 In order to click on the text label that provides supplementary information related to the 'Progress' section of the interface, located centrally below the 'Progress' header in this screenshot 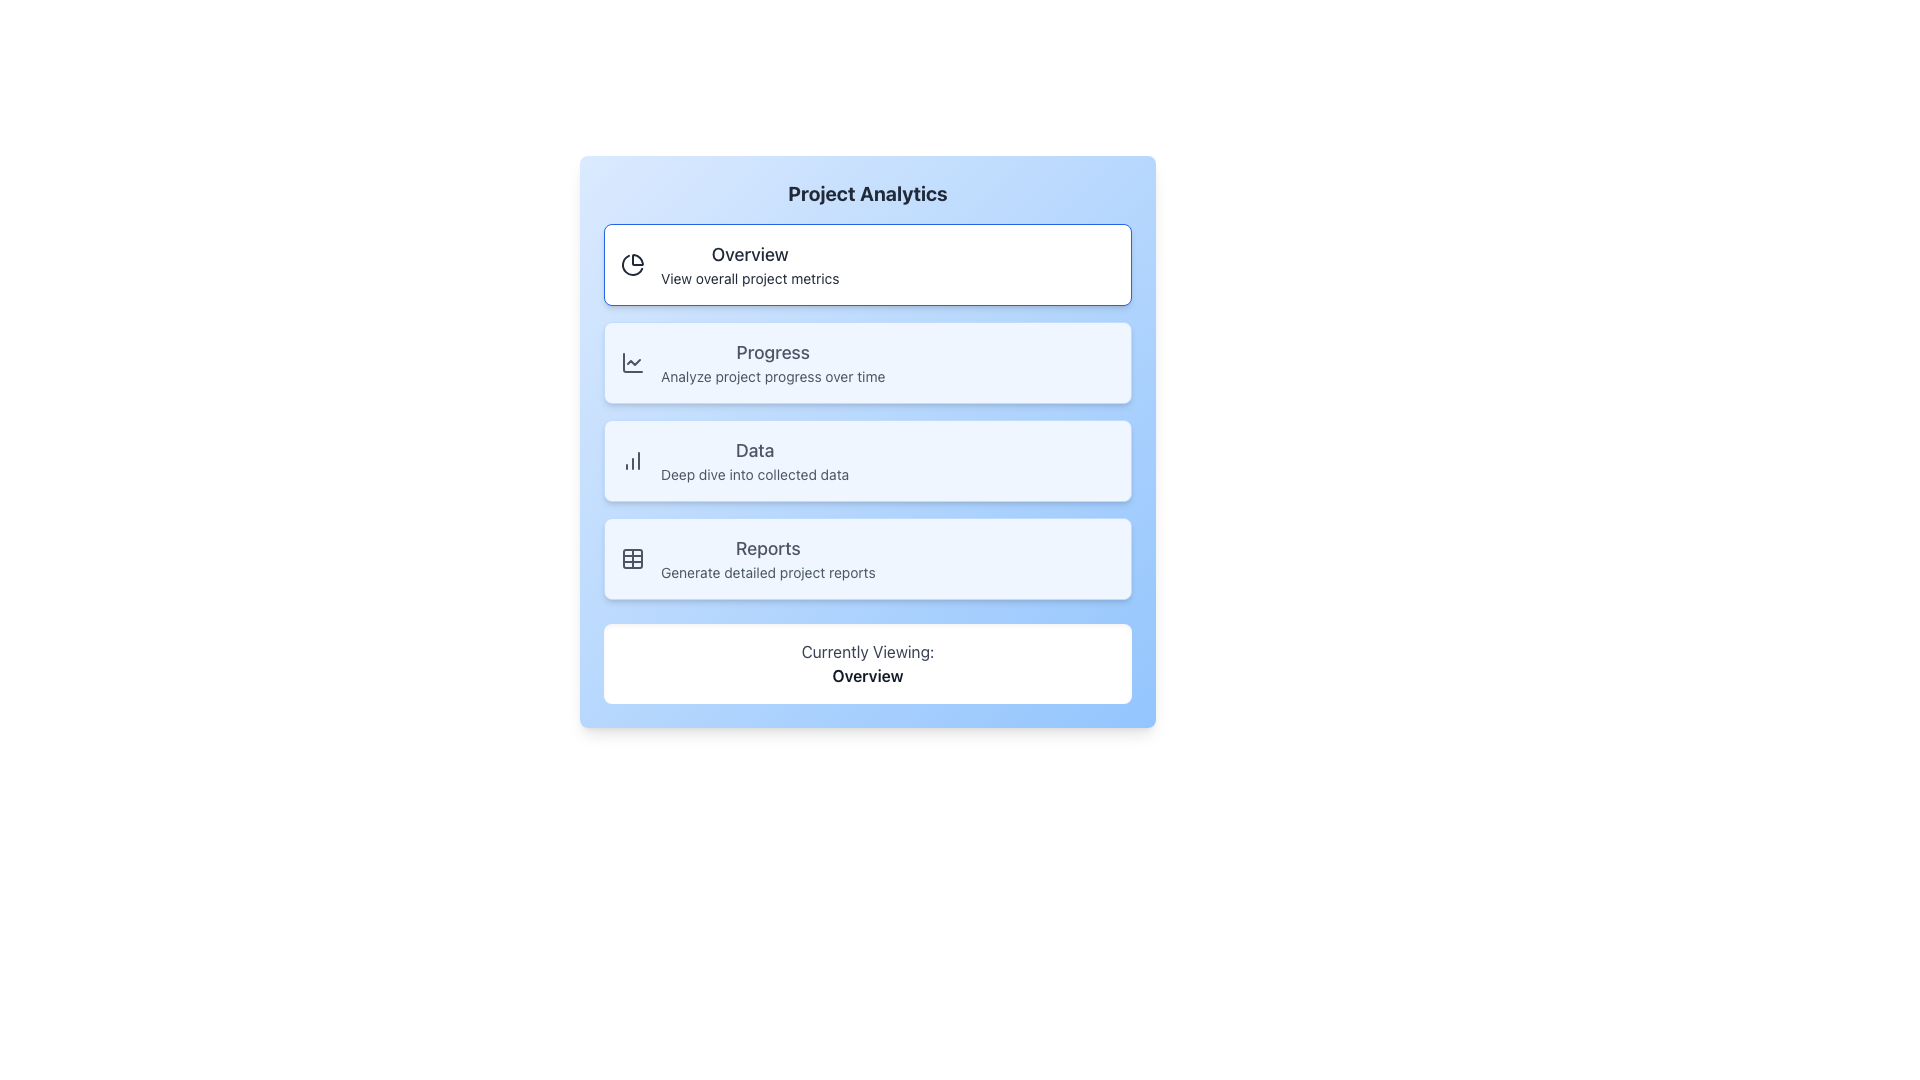, I will do `click(772, 377)`.